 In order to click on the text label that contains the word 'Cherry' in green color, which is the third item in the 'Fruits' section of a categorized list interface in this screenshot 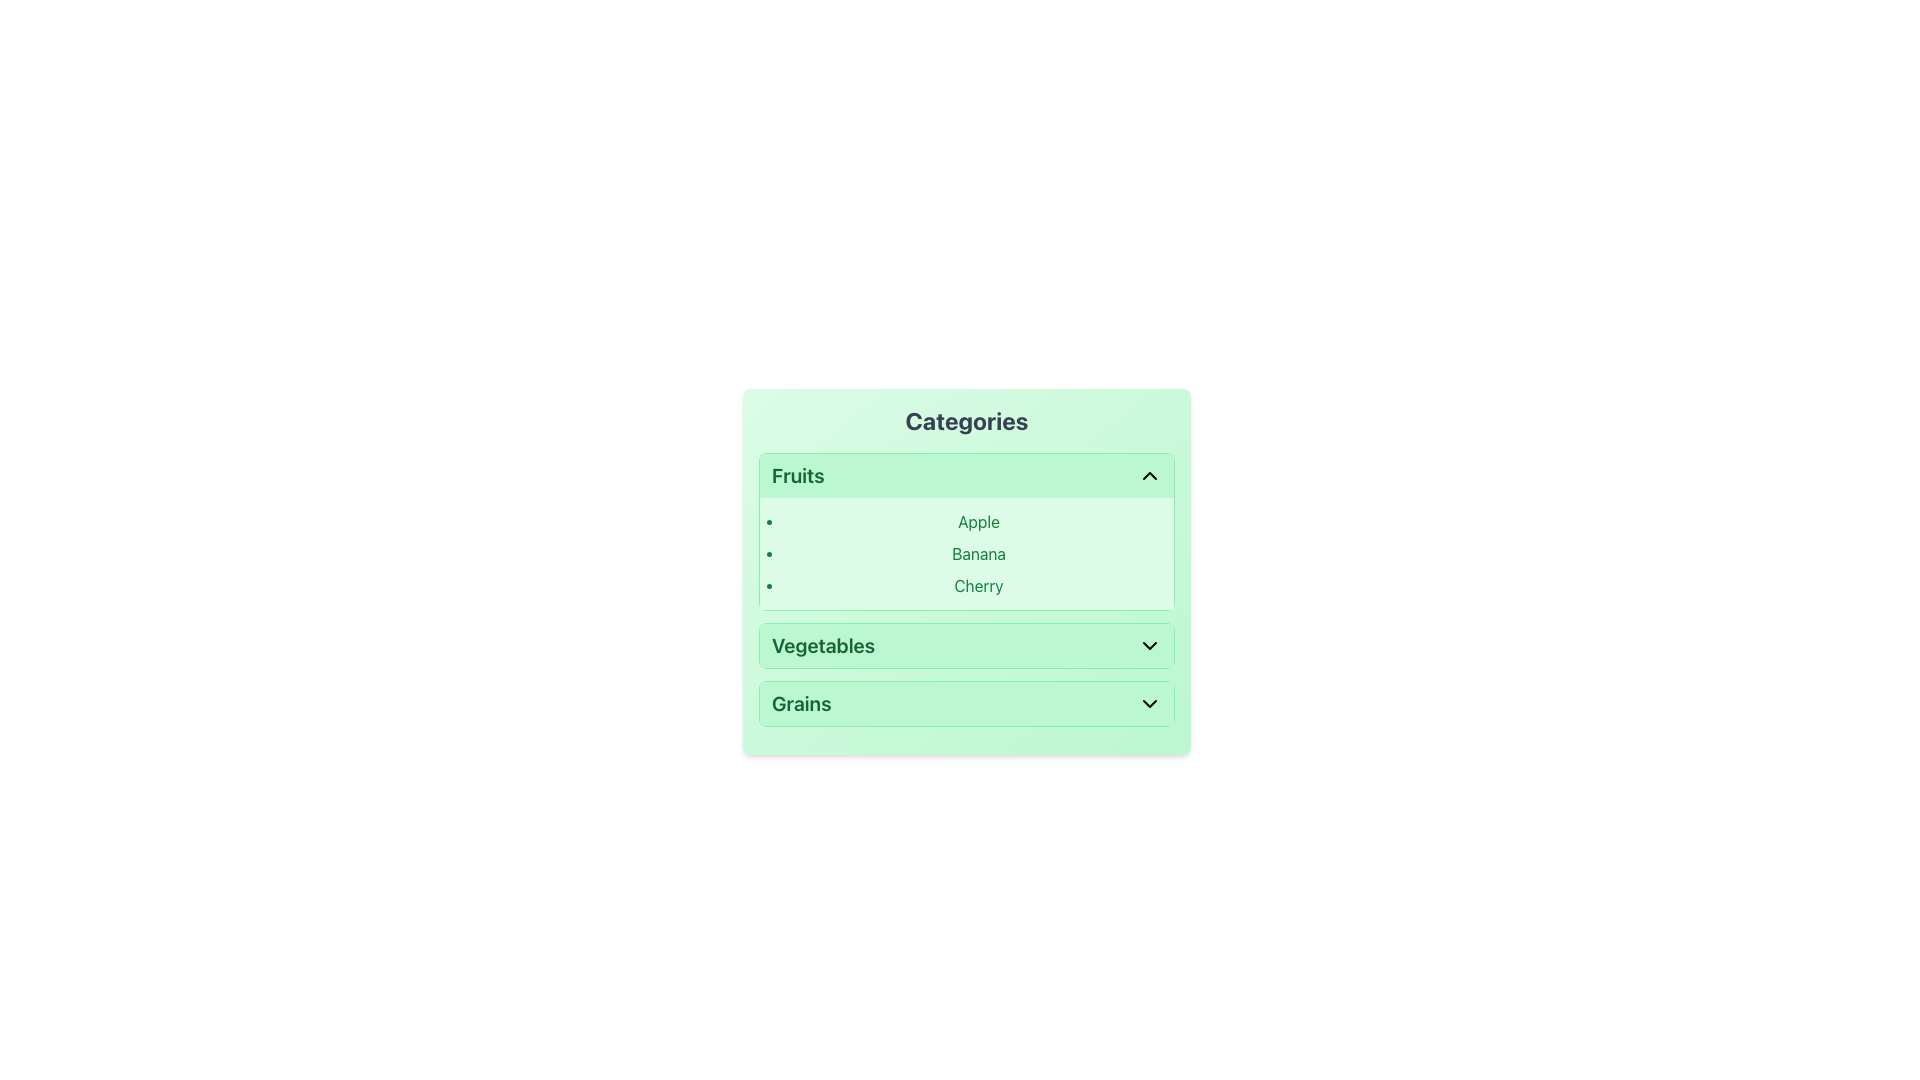, I will do `click(979, 585)`.